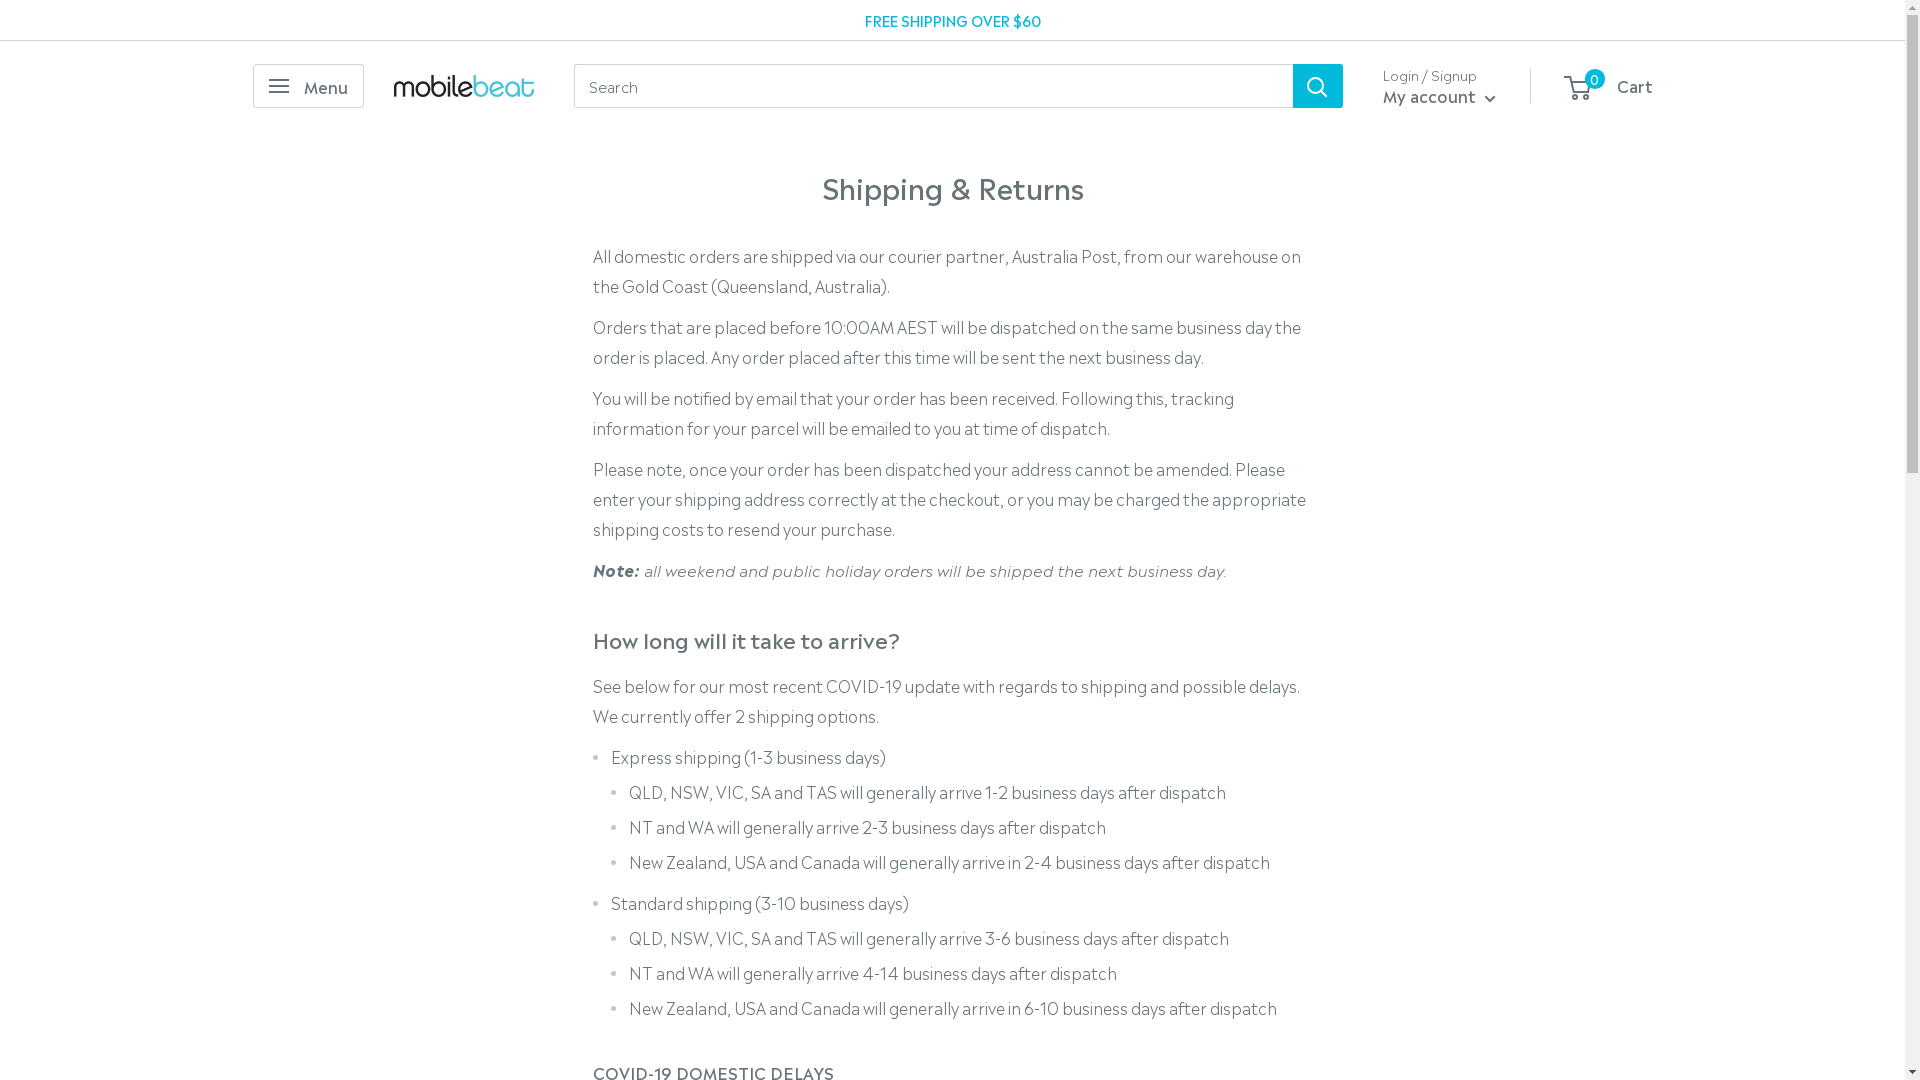 The image size is (1920, 1080). Describe the element at coordinates (463, 84) in the screenshot. I see `'Mobilebeat'` at that location.